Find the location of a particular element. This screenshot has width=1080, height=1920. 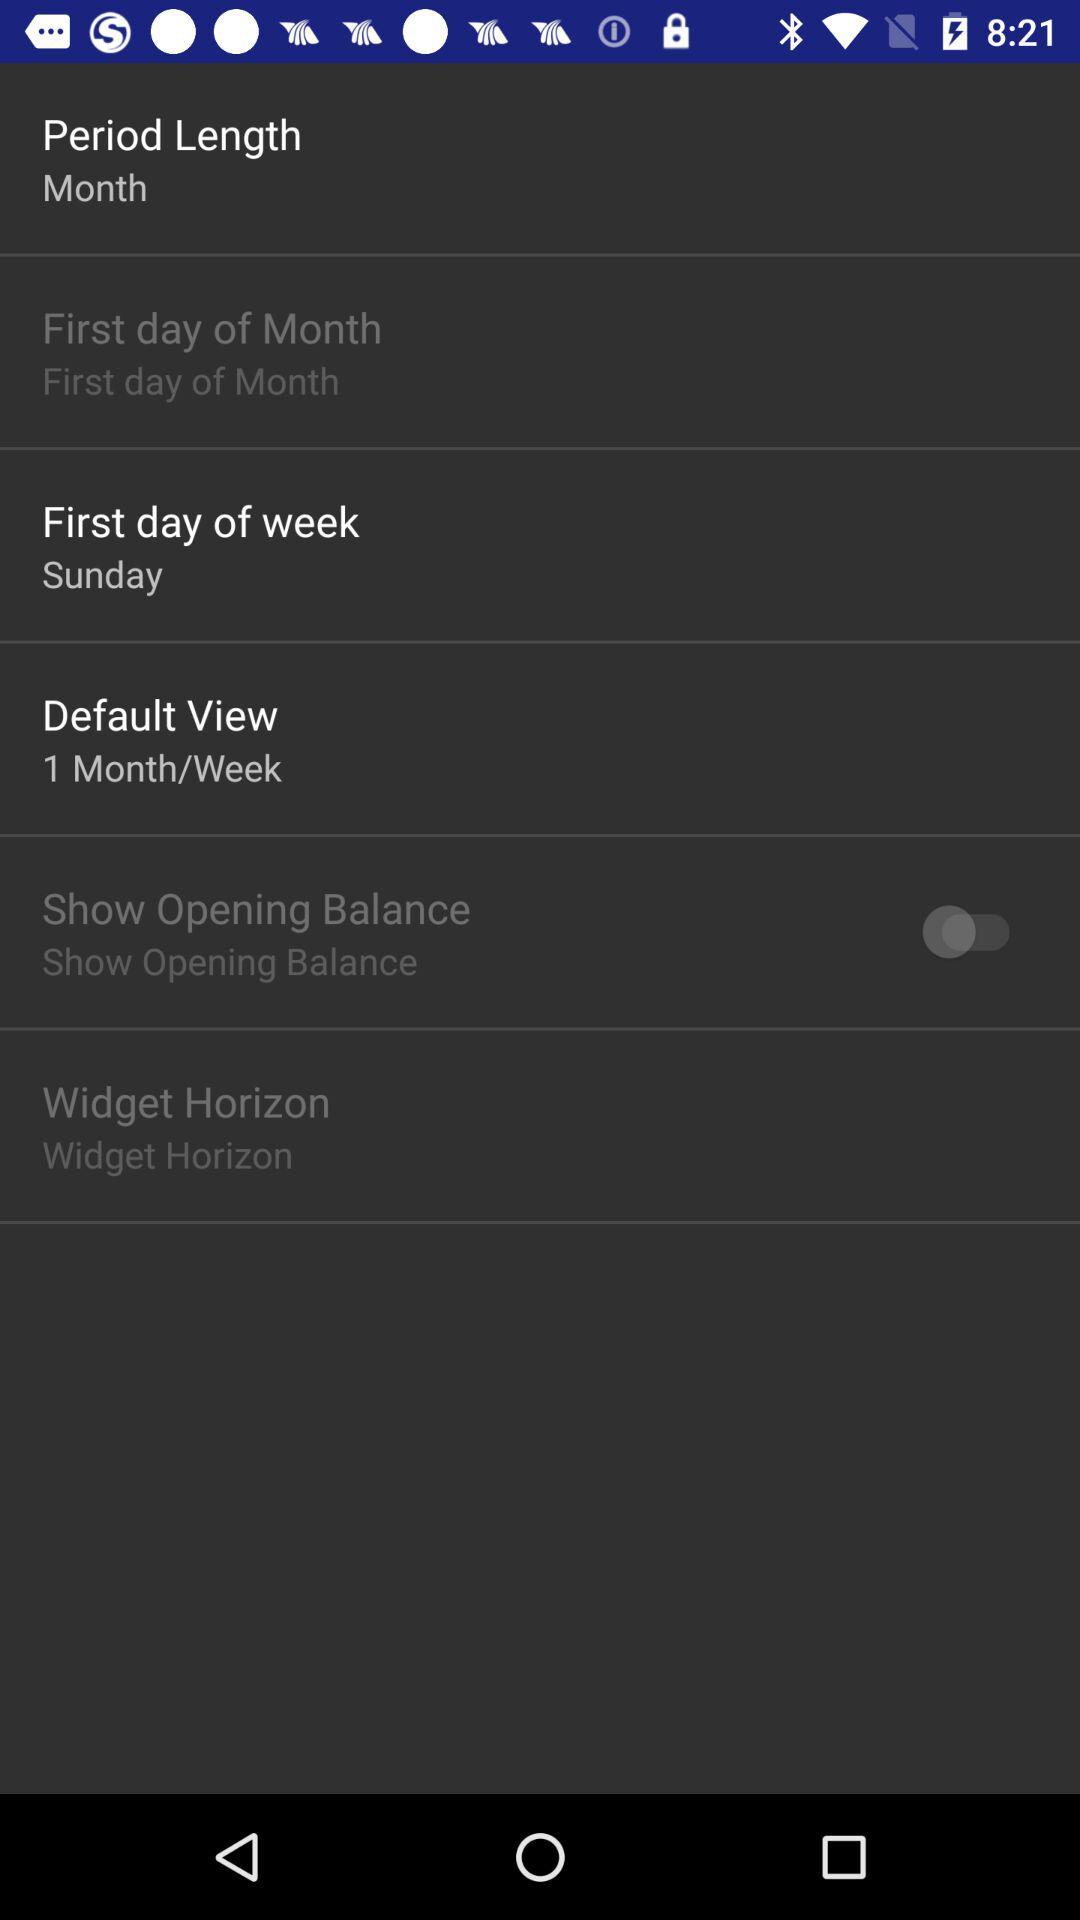

the period length is located at coordinates (171, 132).